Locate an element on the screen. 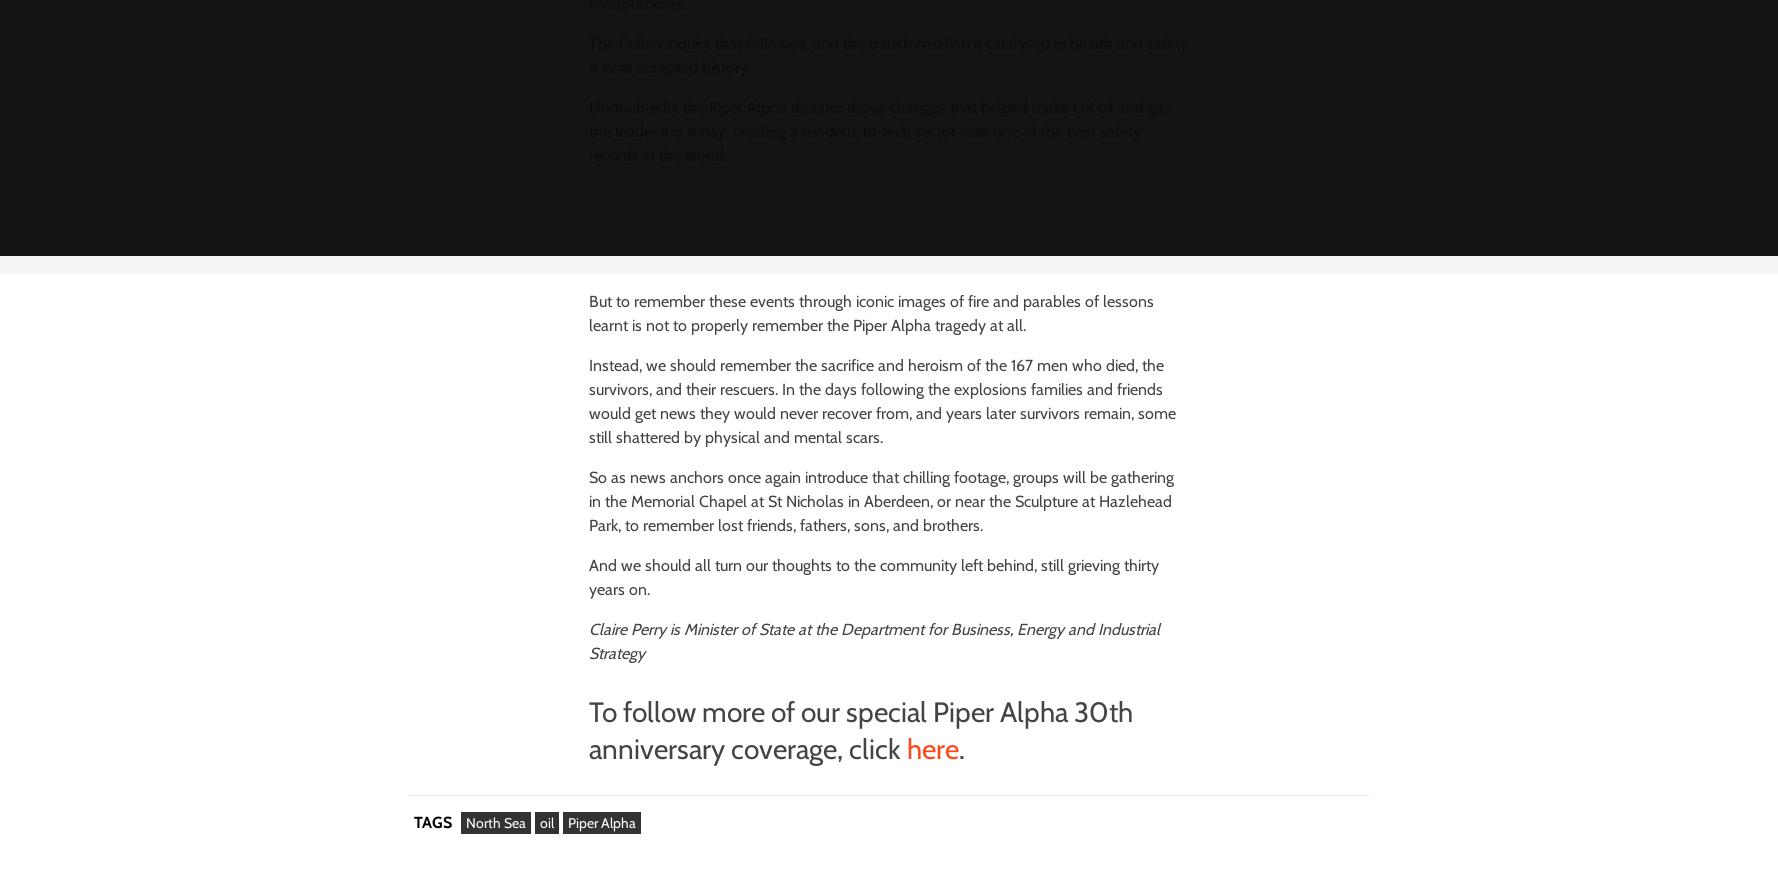  'To follow more of our special Piper Alpha 30th anniversary coverage, click' is located at coordinates (588, 729).